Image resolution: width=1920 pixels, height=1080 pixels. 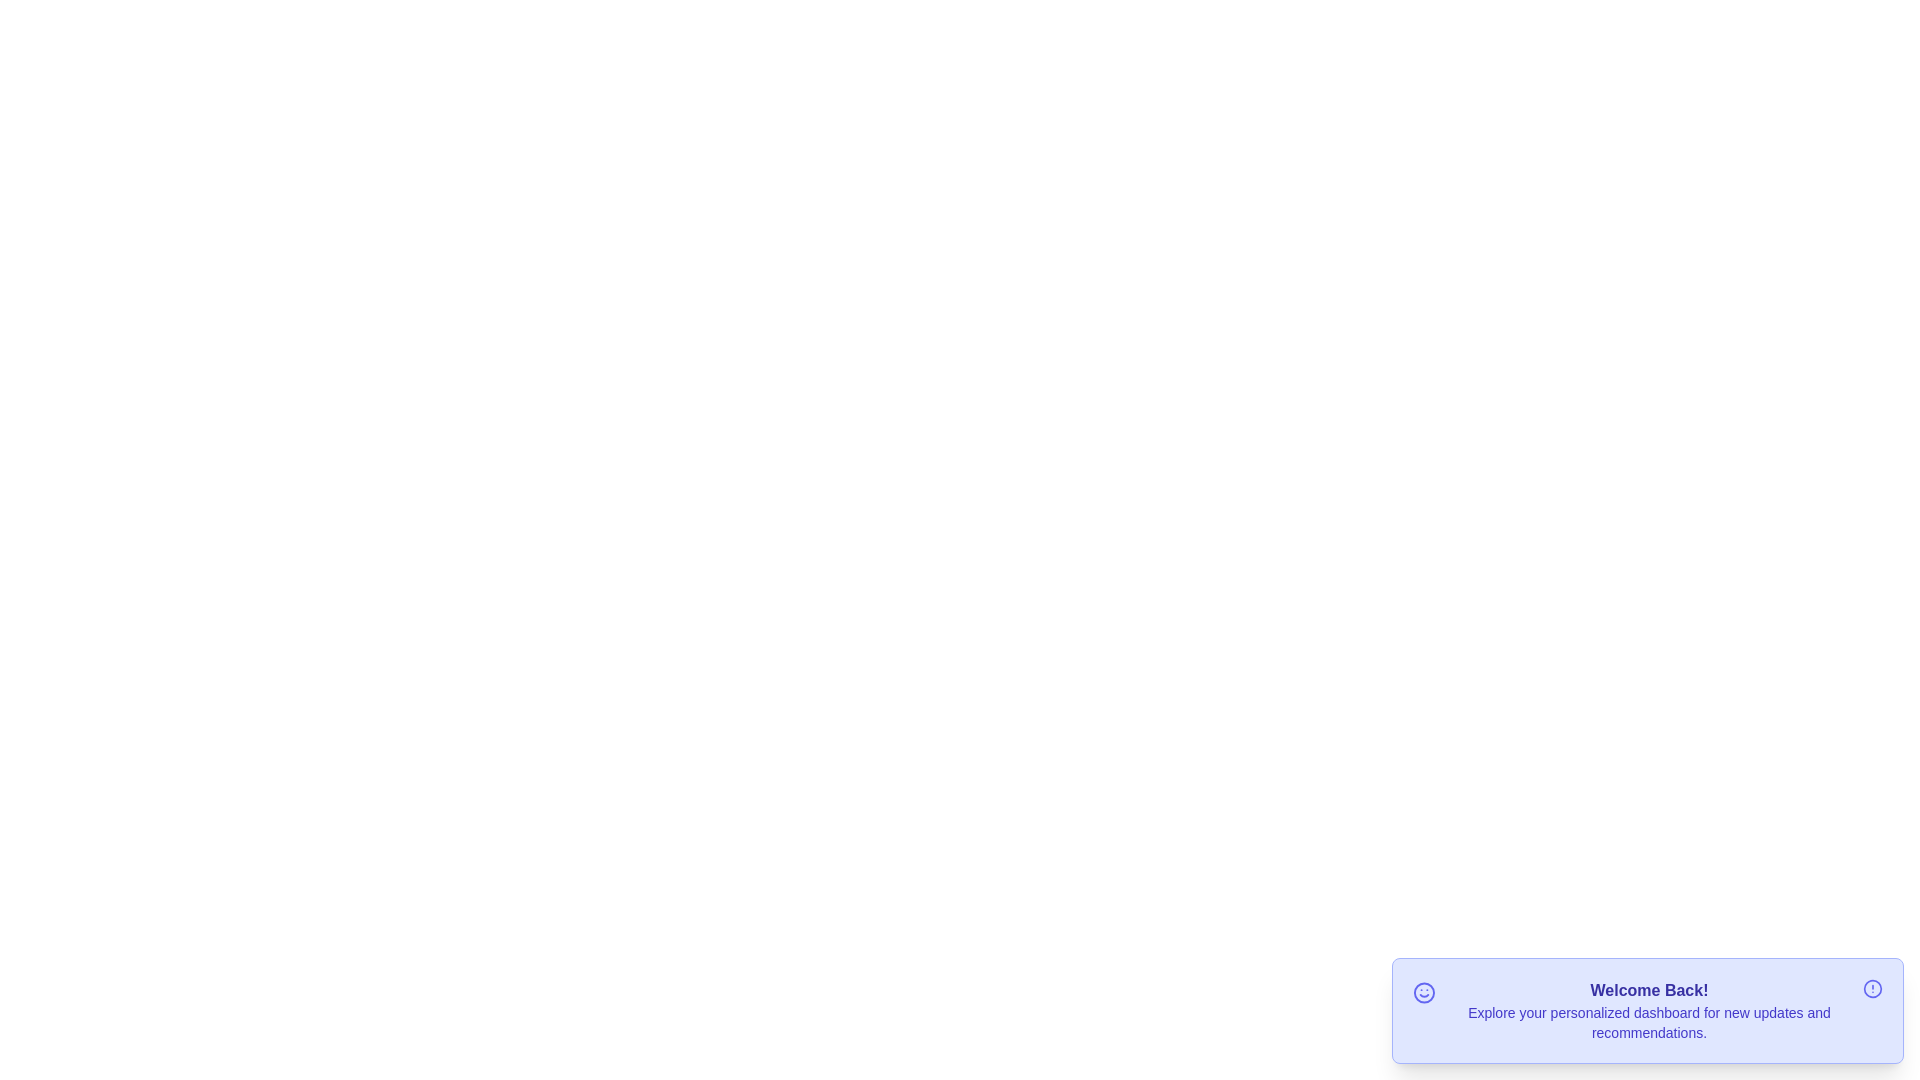 I want to click on the close button on the notification, so click(x=1871, y=987).